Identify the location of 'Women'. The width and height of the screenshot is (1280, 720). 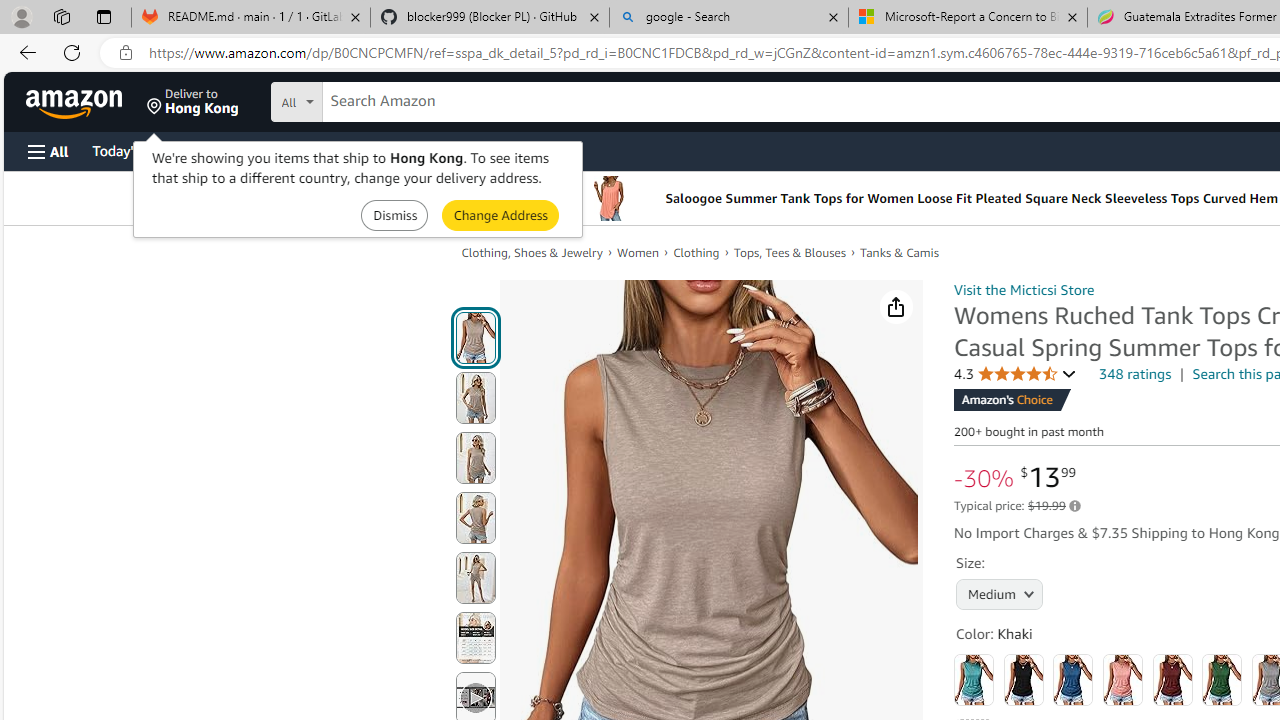
(637, 251).